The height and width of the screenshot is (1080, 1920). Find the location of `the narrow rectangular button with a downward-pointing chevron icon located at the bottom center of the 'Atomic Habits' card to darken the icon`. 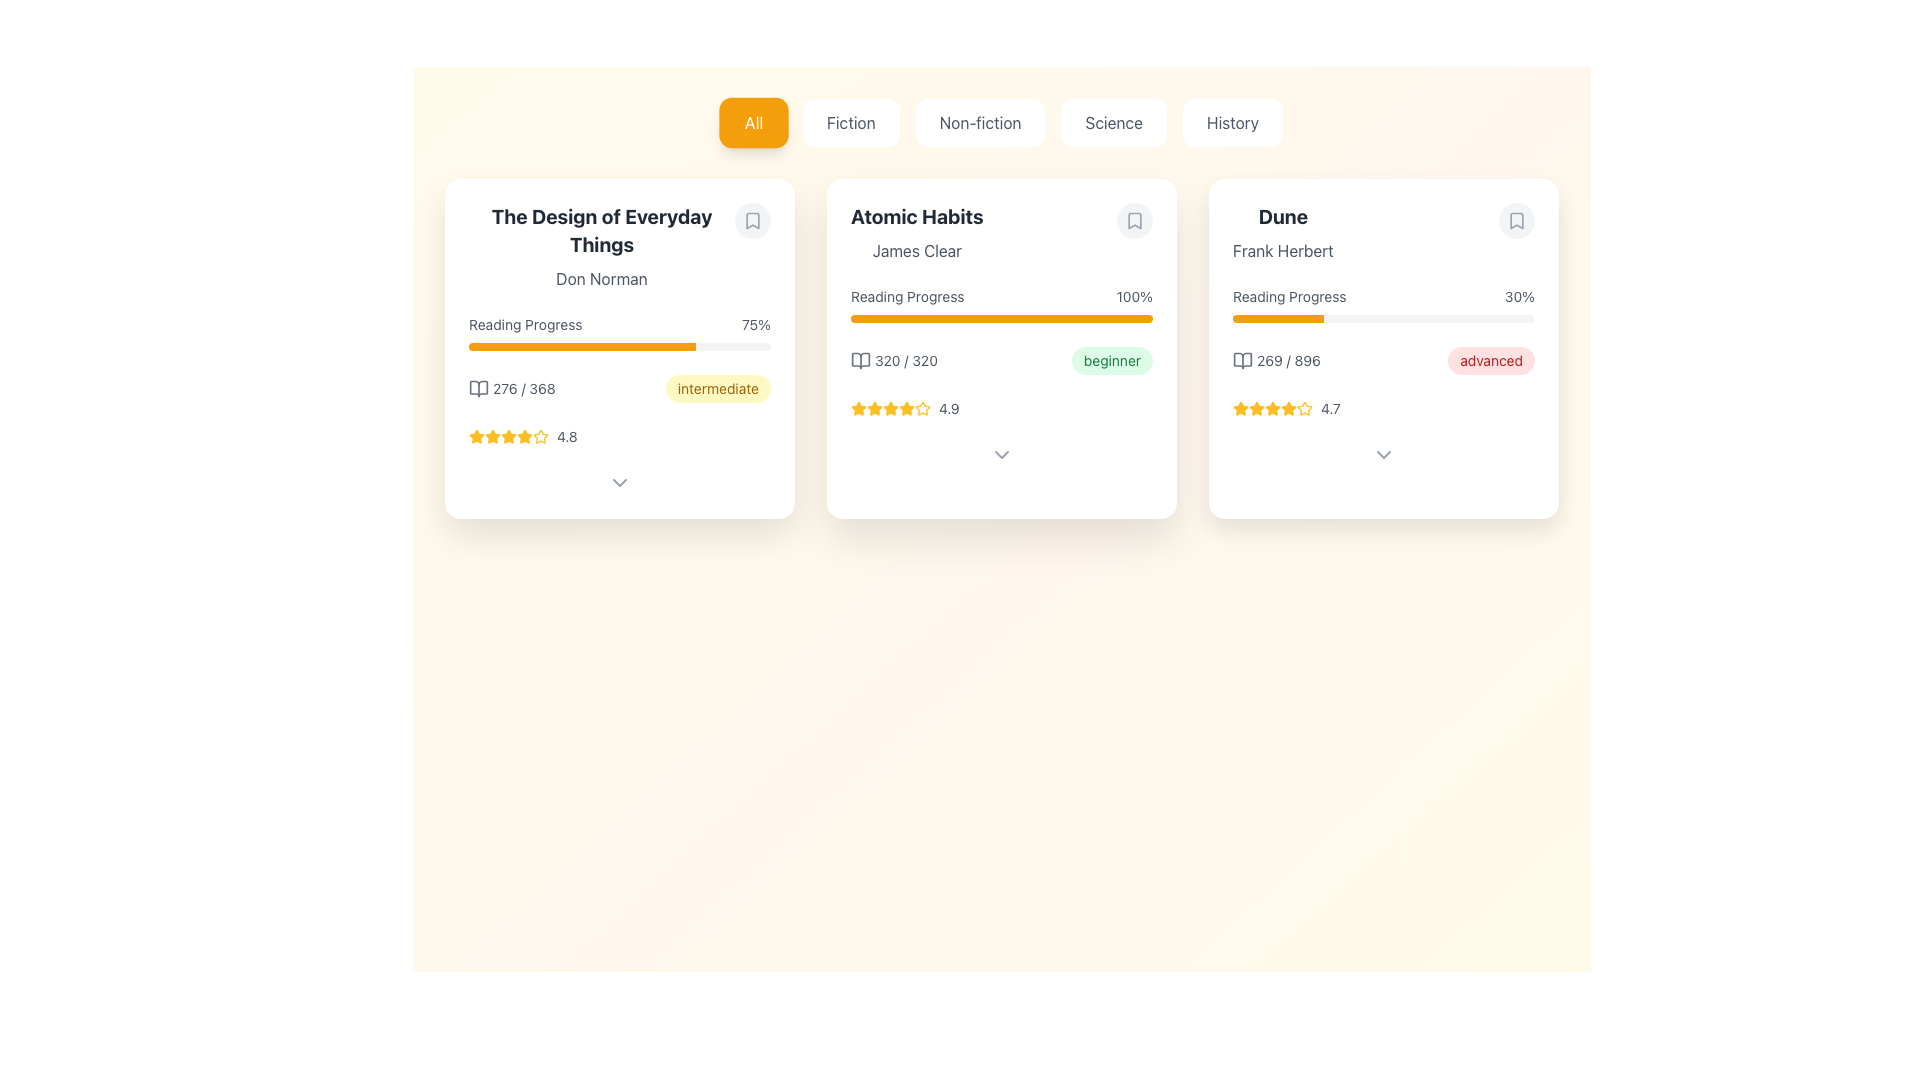

the narrow rectangular button with a downward-pointing chevron icon located at the bottom center of the 'Atomic Habits' card to darken the icon is located at coordinates (1002, 455).